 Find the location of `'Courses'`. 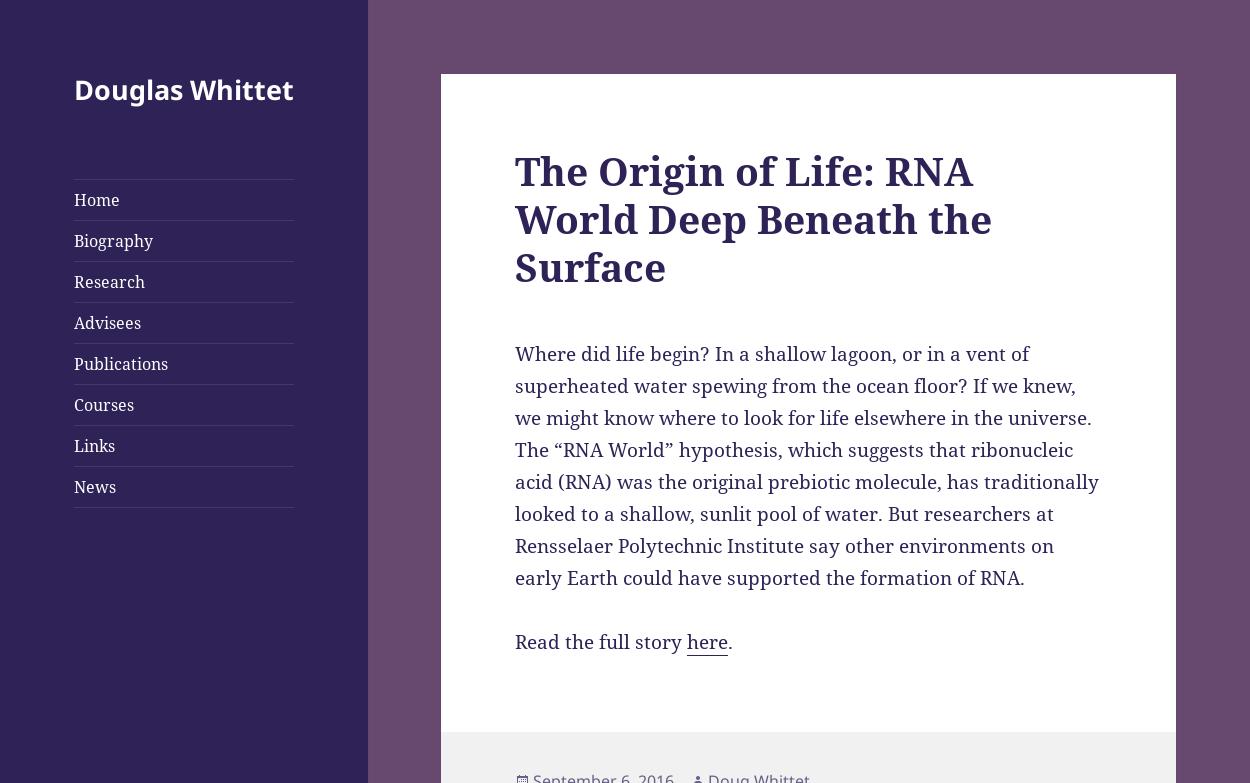

'Courses' is located at coordinates (102, 403).